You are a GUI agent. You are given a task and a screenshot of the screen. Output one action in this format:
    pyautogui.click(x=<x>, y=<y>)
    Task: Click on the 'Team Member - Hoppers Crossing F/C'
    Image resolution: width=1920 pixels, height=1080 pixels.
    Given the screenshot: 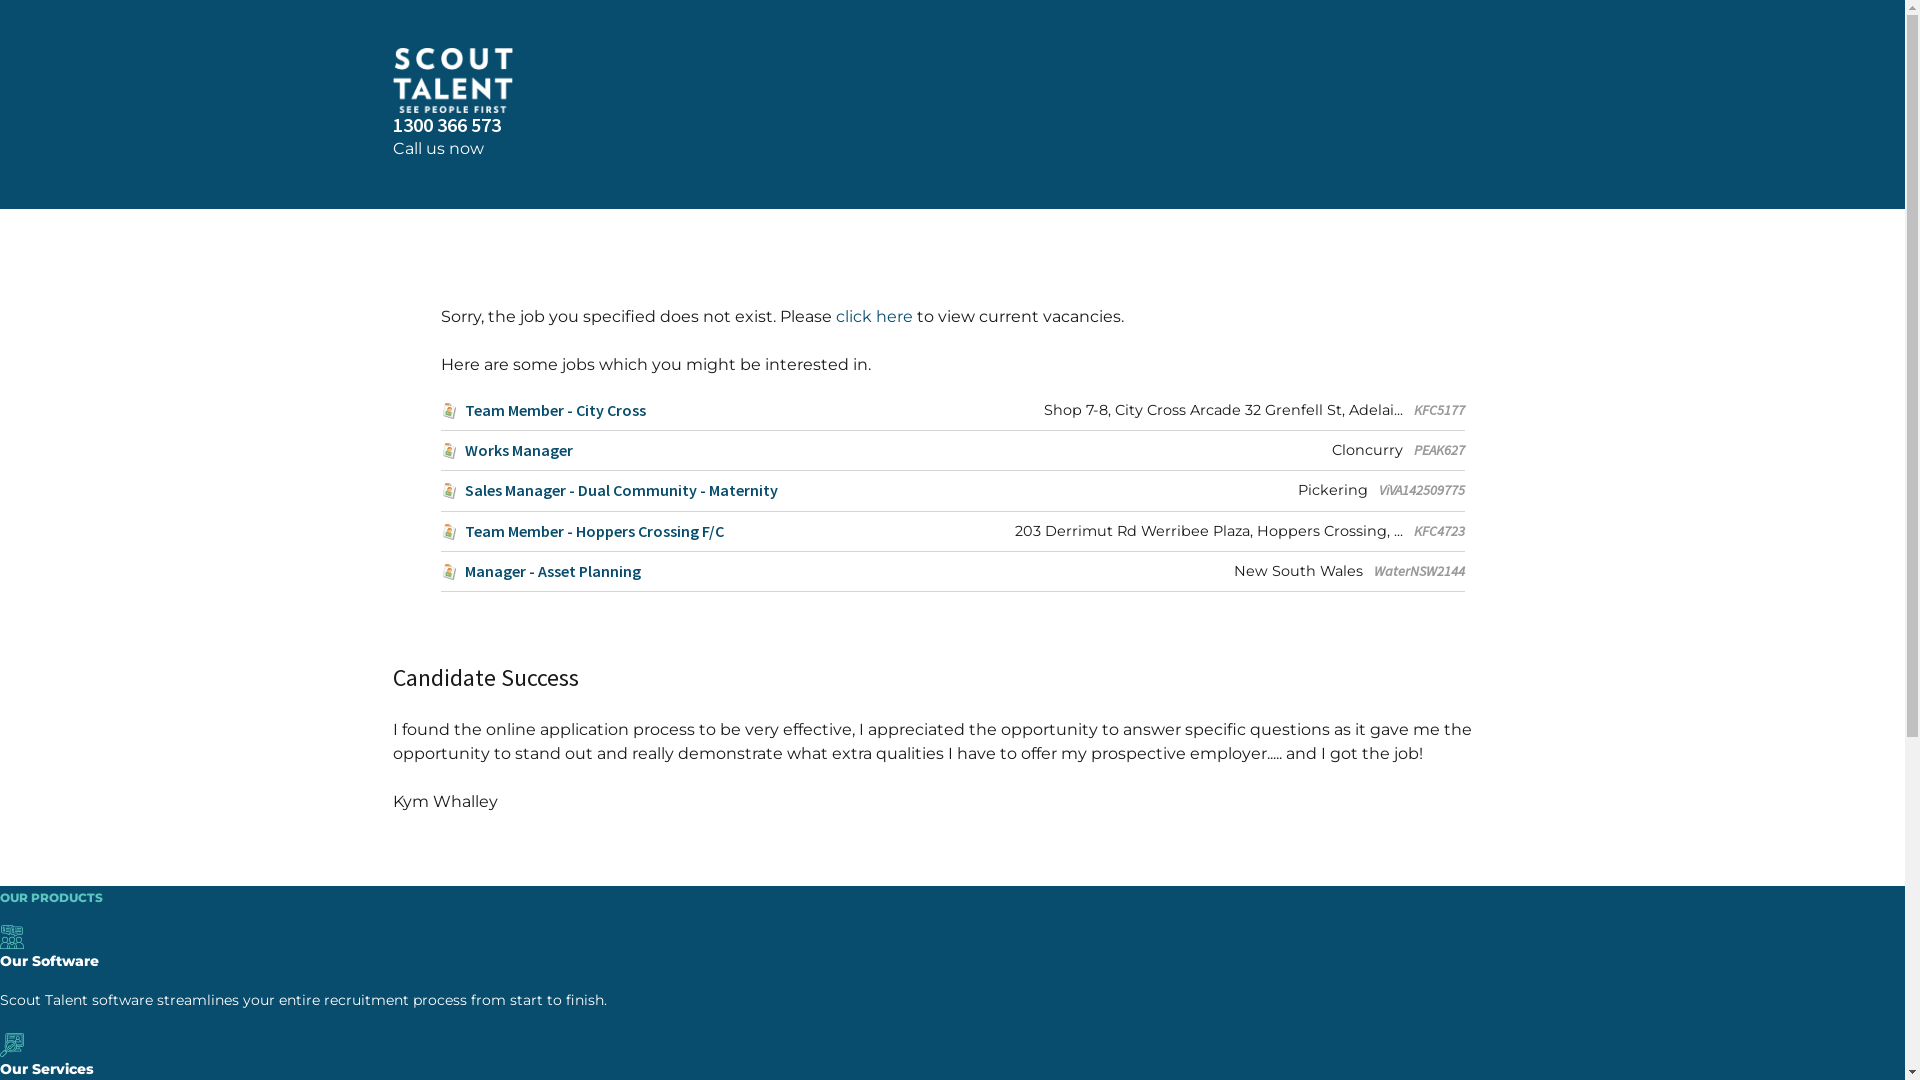 What is the action you would take?
    pyautogui.click(x=580, y=530)
    